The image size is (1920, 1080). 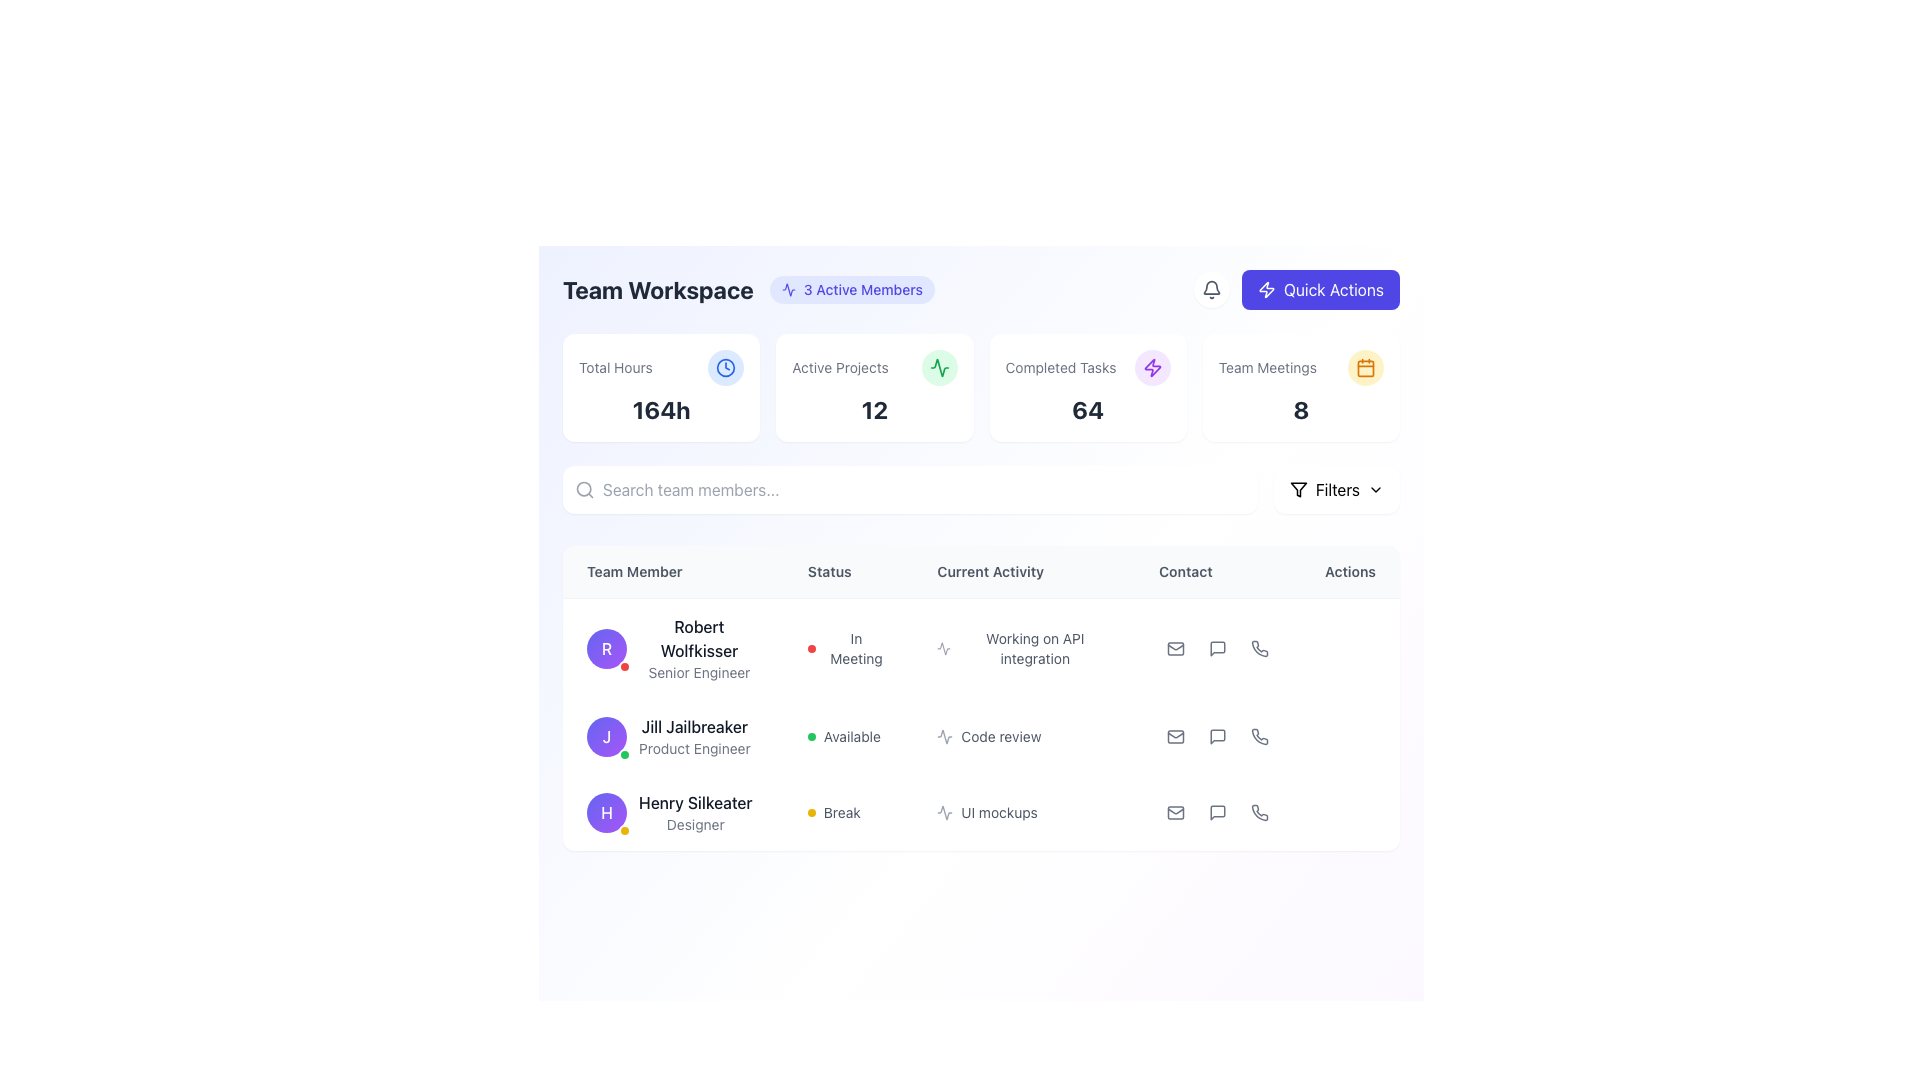 What do you see at coordinates (981, 697) in the screenshot?
I see `a row in the team members table, which has a white background and alternating row shading for readability` at bounding box center [981, 697].